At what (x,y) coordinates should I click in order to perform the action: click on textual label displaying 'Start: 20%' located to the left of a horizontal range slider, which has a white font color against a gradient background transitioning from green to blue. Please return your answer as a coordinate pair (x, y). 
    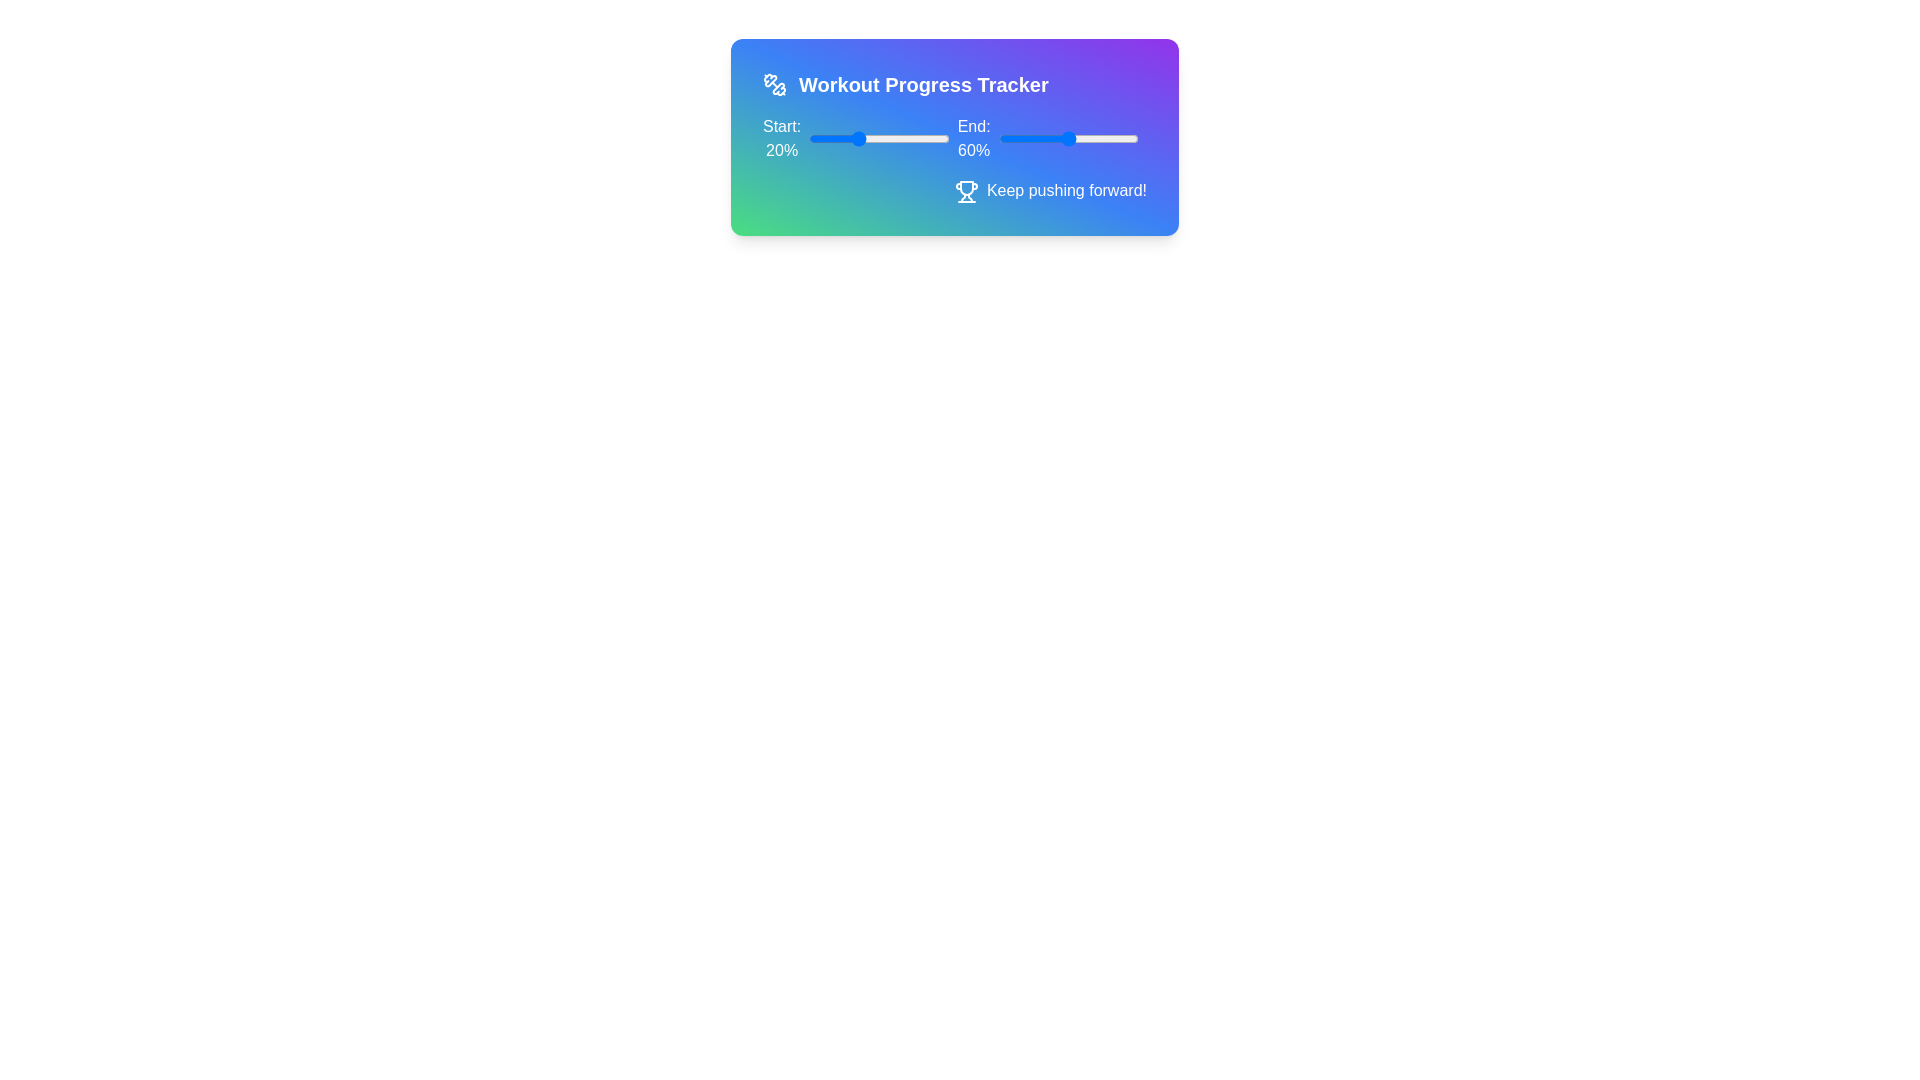
    Looking at the image, I should click on (781, 137).